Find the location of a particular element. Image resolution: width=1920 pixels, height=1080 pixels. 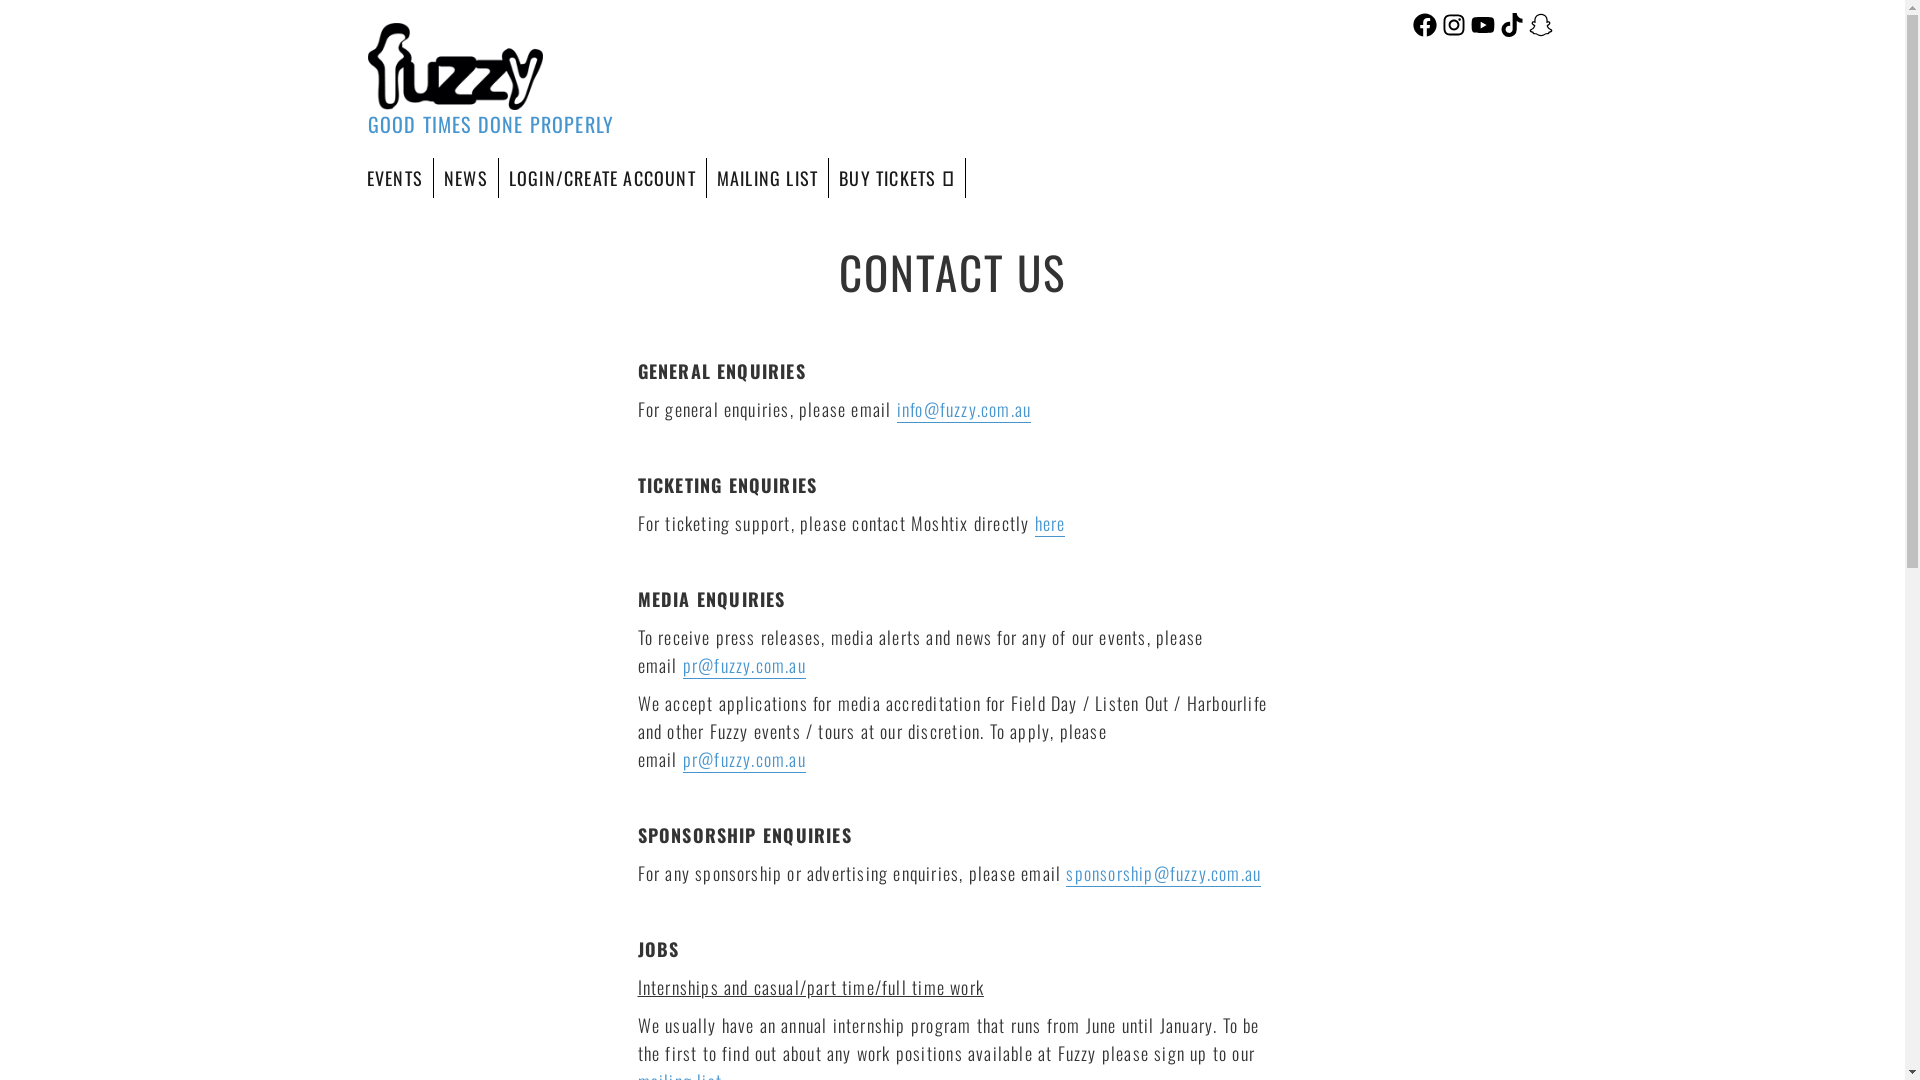

'NEWS' is located at coordinates (432, 176).